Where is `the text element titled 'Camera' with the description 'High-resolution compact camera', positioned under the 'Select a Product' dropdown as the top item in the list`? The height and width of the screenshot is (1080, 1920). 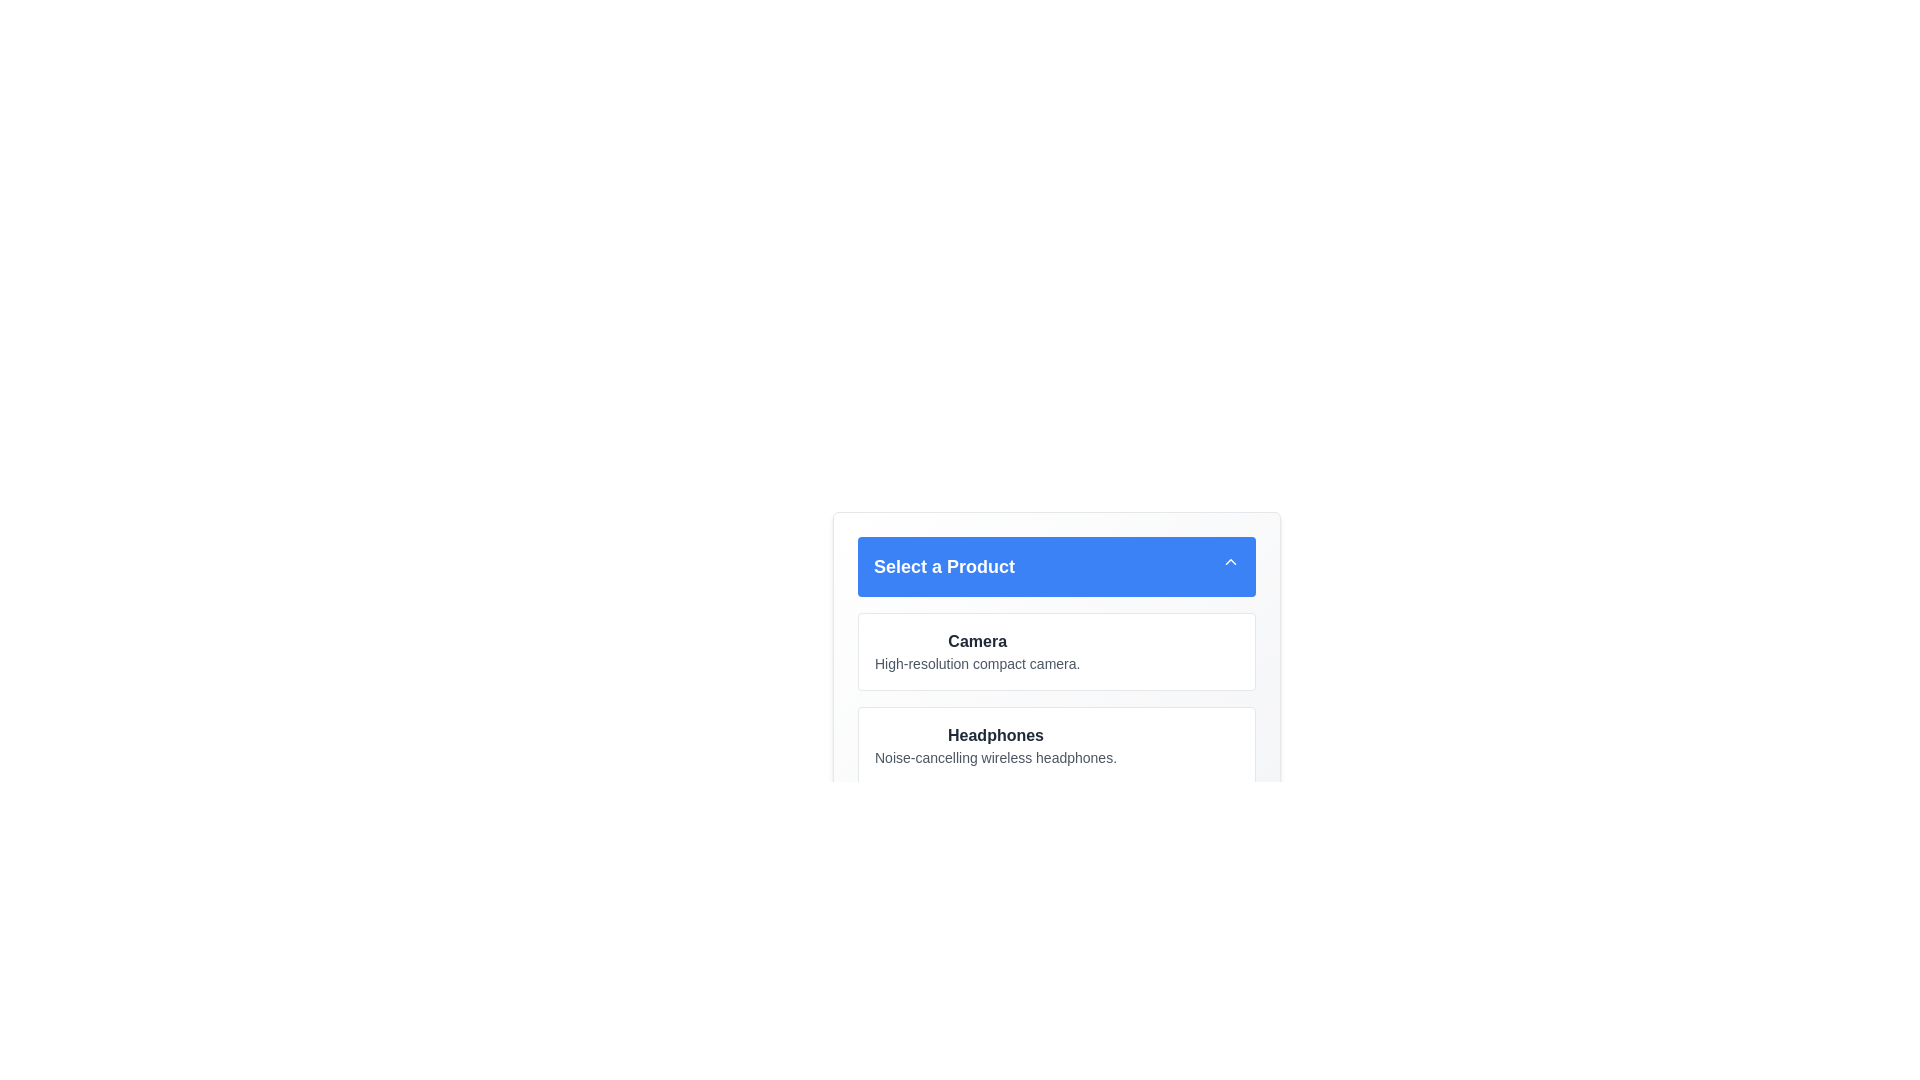
the text element titled 'Camera' with the description 'High-resolution compact camera', positioned under the 'Select a Product' dropdown as the top item in the list is located at coordinates (977, 651).